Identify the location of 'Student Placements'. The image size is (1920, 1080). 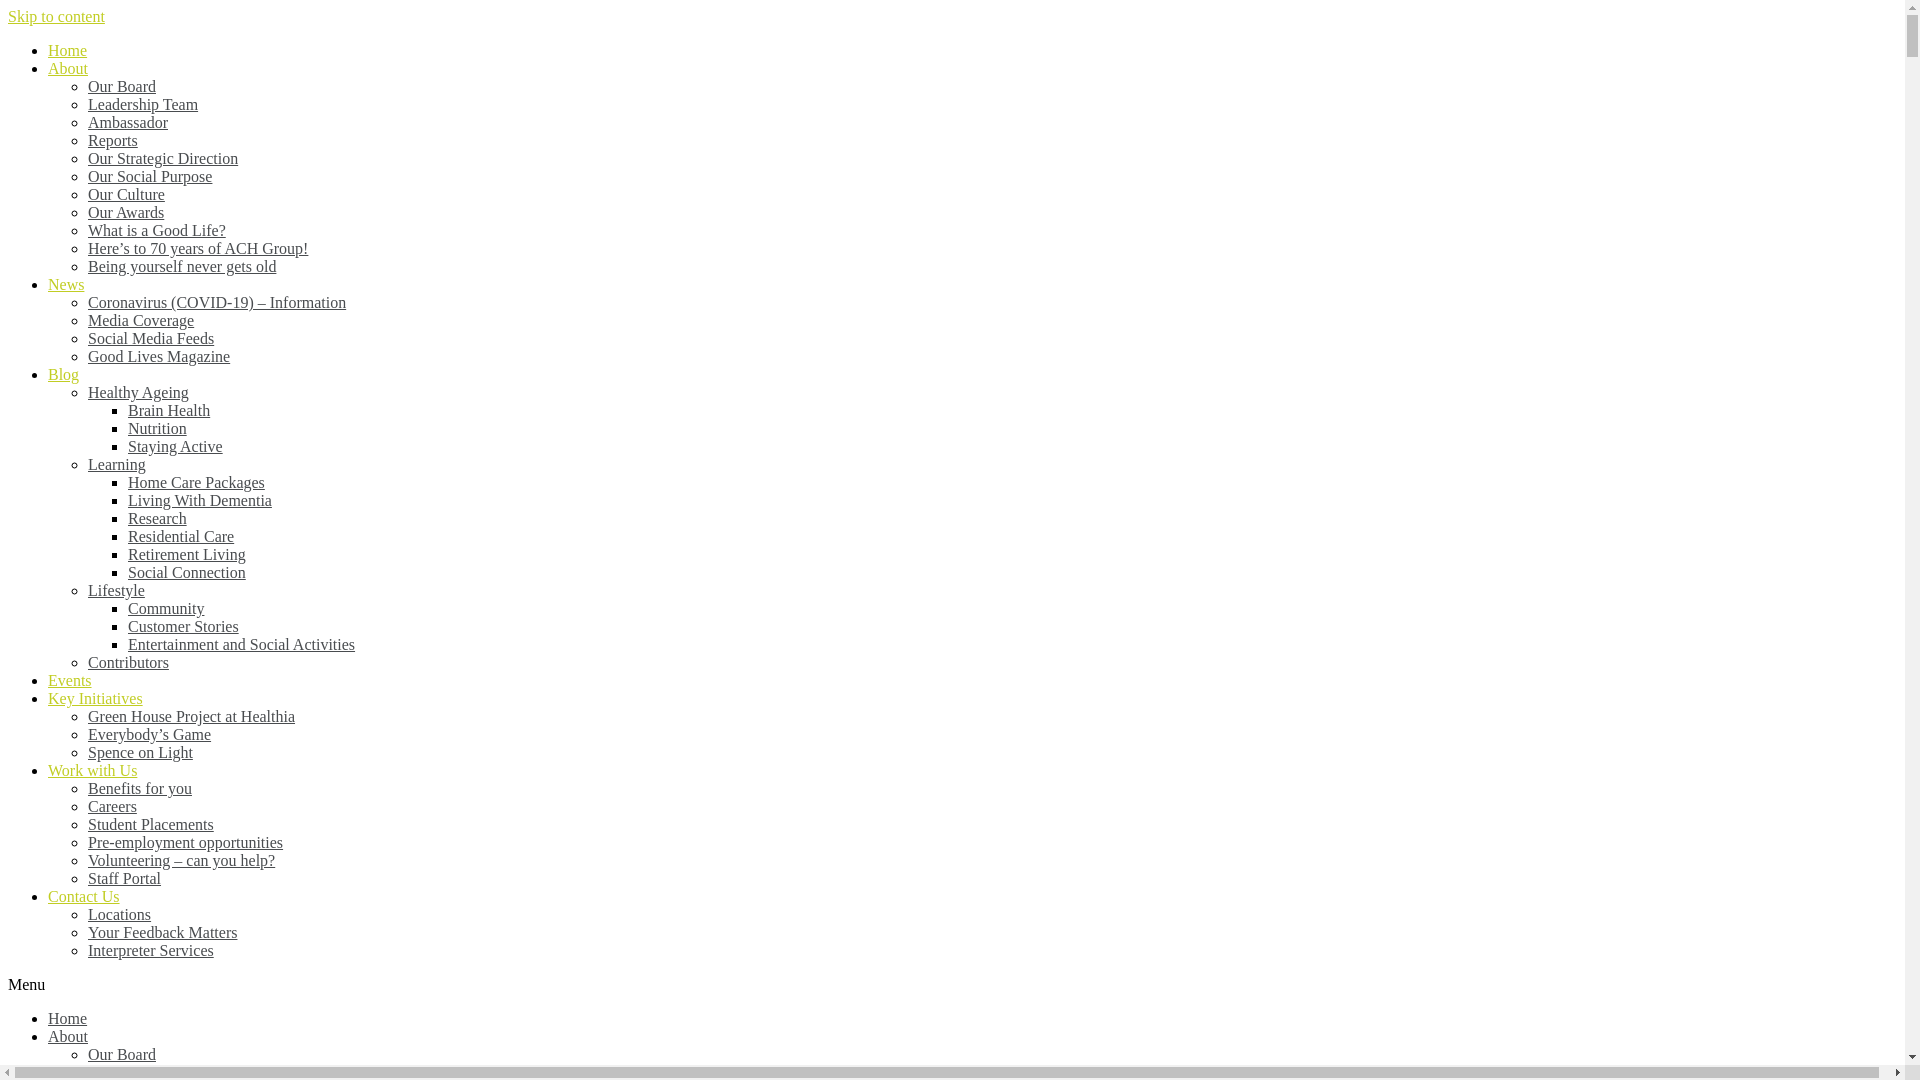
(86, 824).